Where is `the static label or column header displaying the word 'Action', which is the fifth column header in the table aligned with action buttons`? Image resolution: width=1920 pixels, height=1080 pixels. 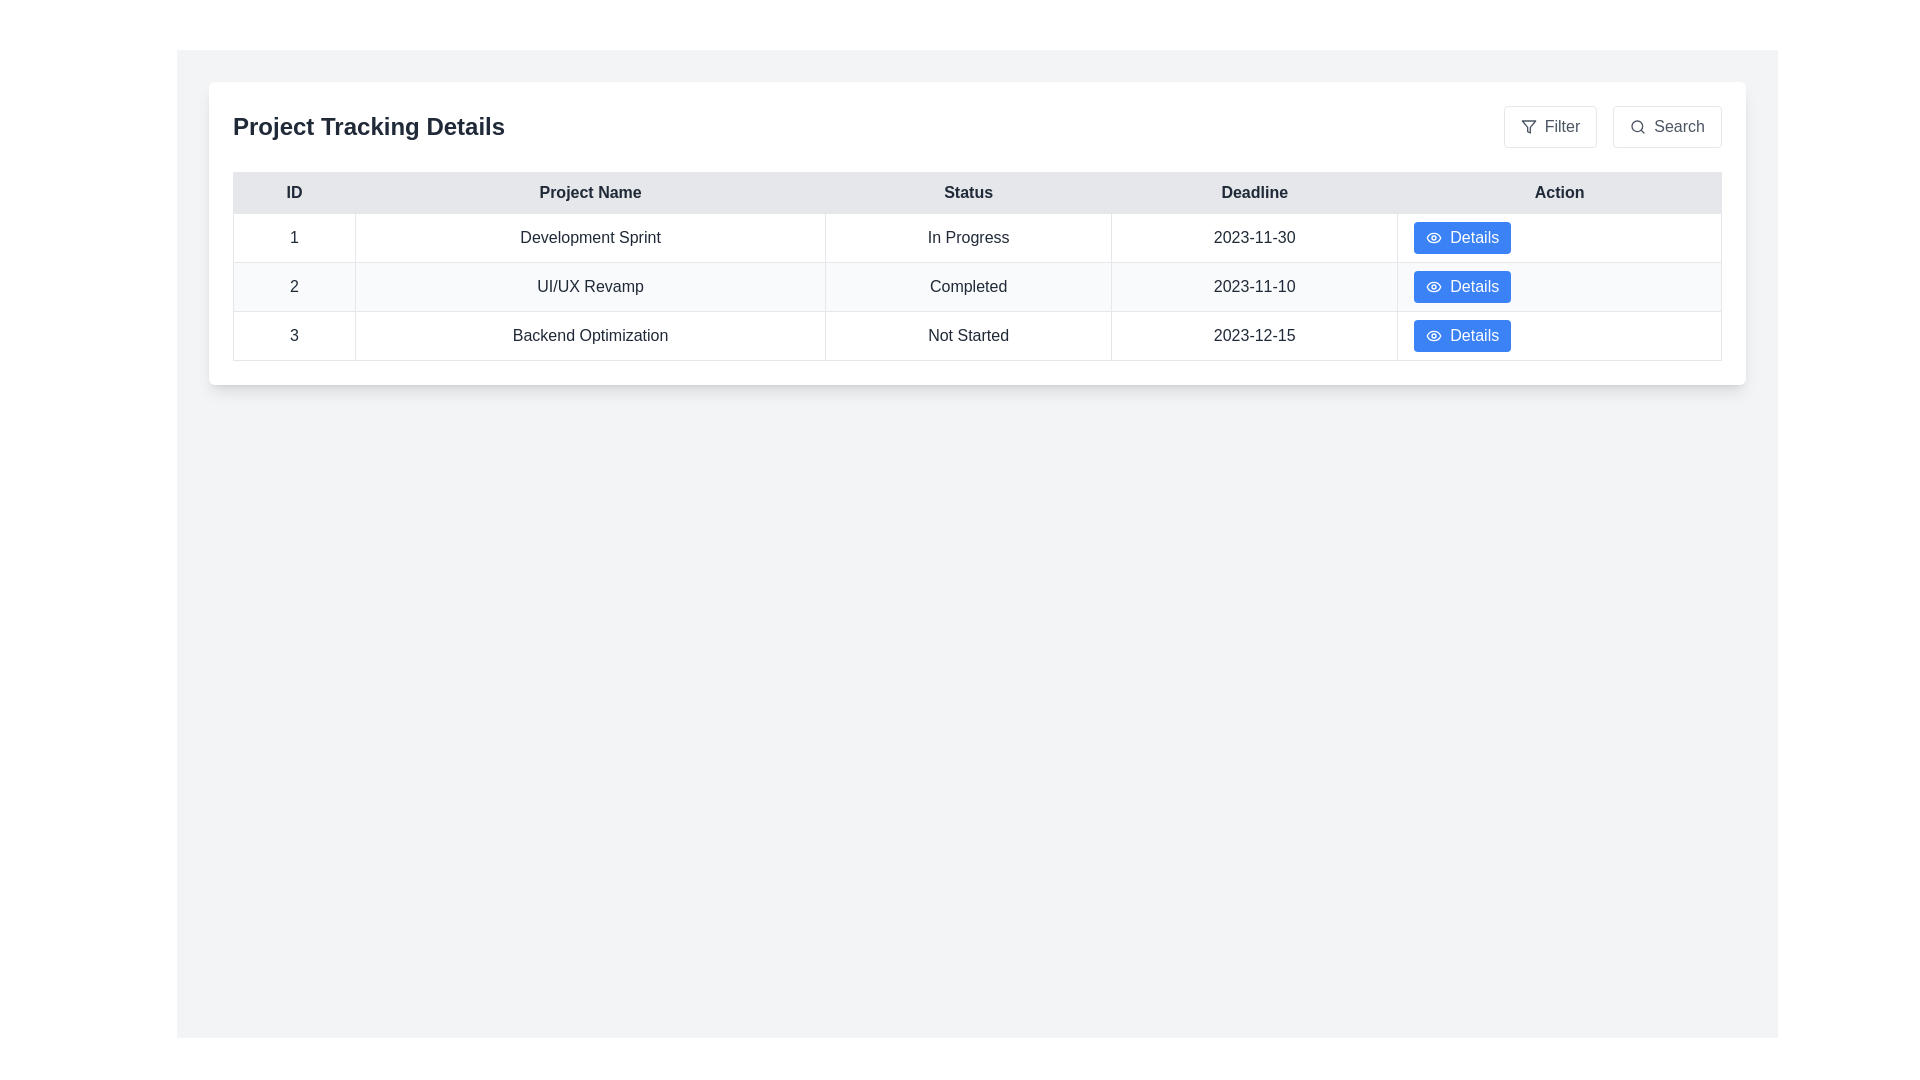
the static label or column header displaying the word 'Action', which is the fifth column header in the table aligned with action buttons is located at coordinates (1558, 192).